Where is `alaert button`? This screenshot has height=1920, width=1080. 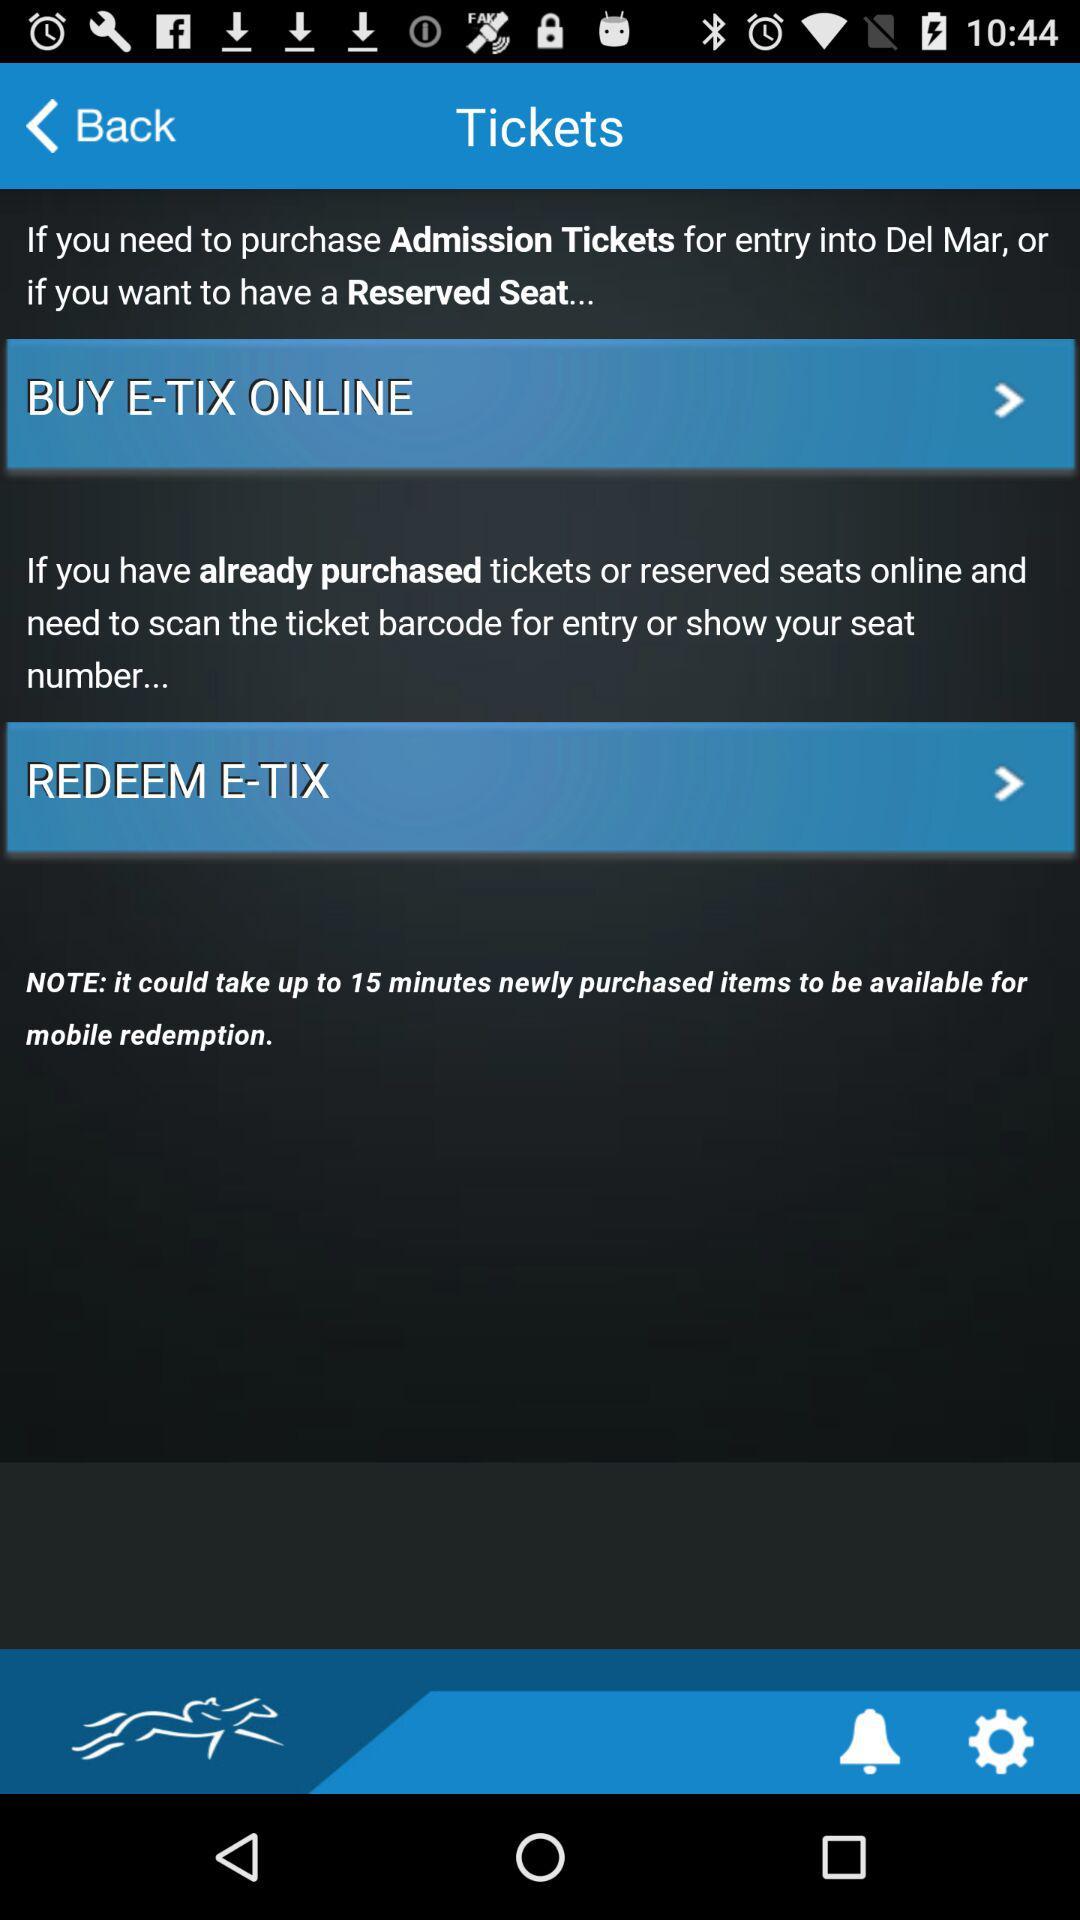 alaert button is located at coordinates (869, 1740).